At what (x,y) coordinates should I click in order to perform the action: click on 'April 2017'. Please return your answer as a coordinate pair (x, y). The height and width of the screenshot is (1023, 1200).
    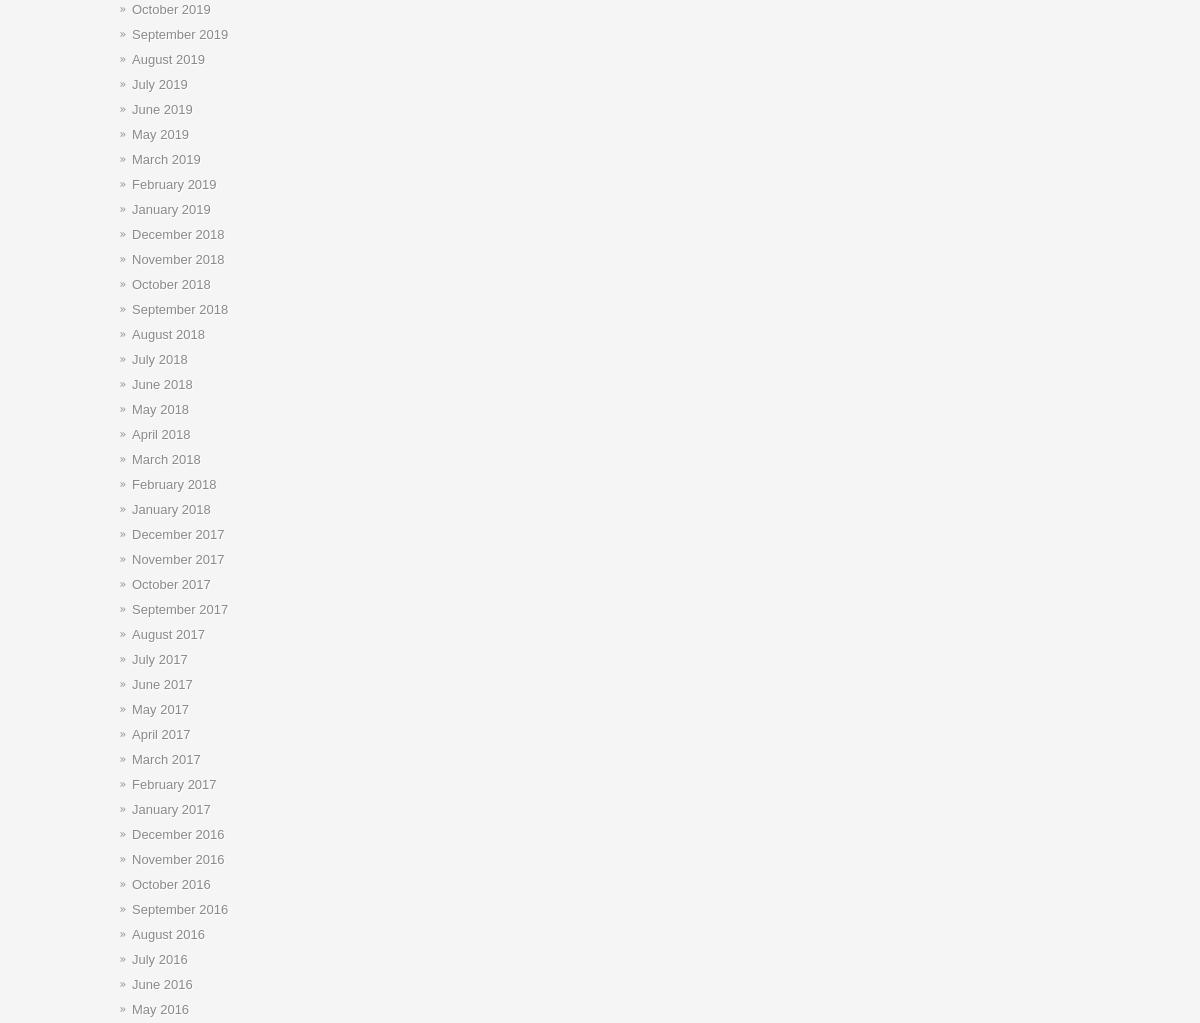
    Looking at the image, I should click on (160, 734).